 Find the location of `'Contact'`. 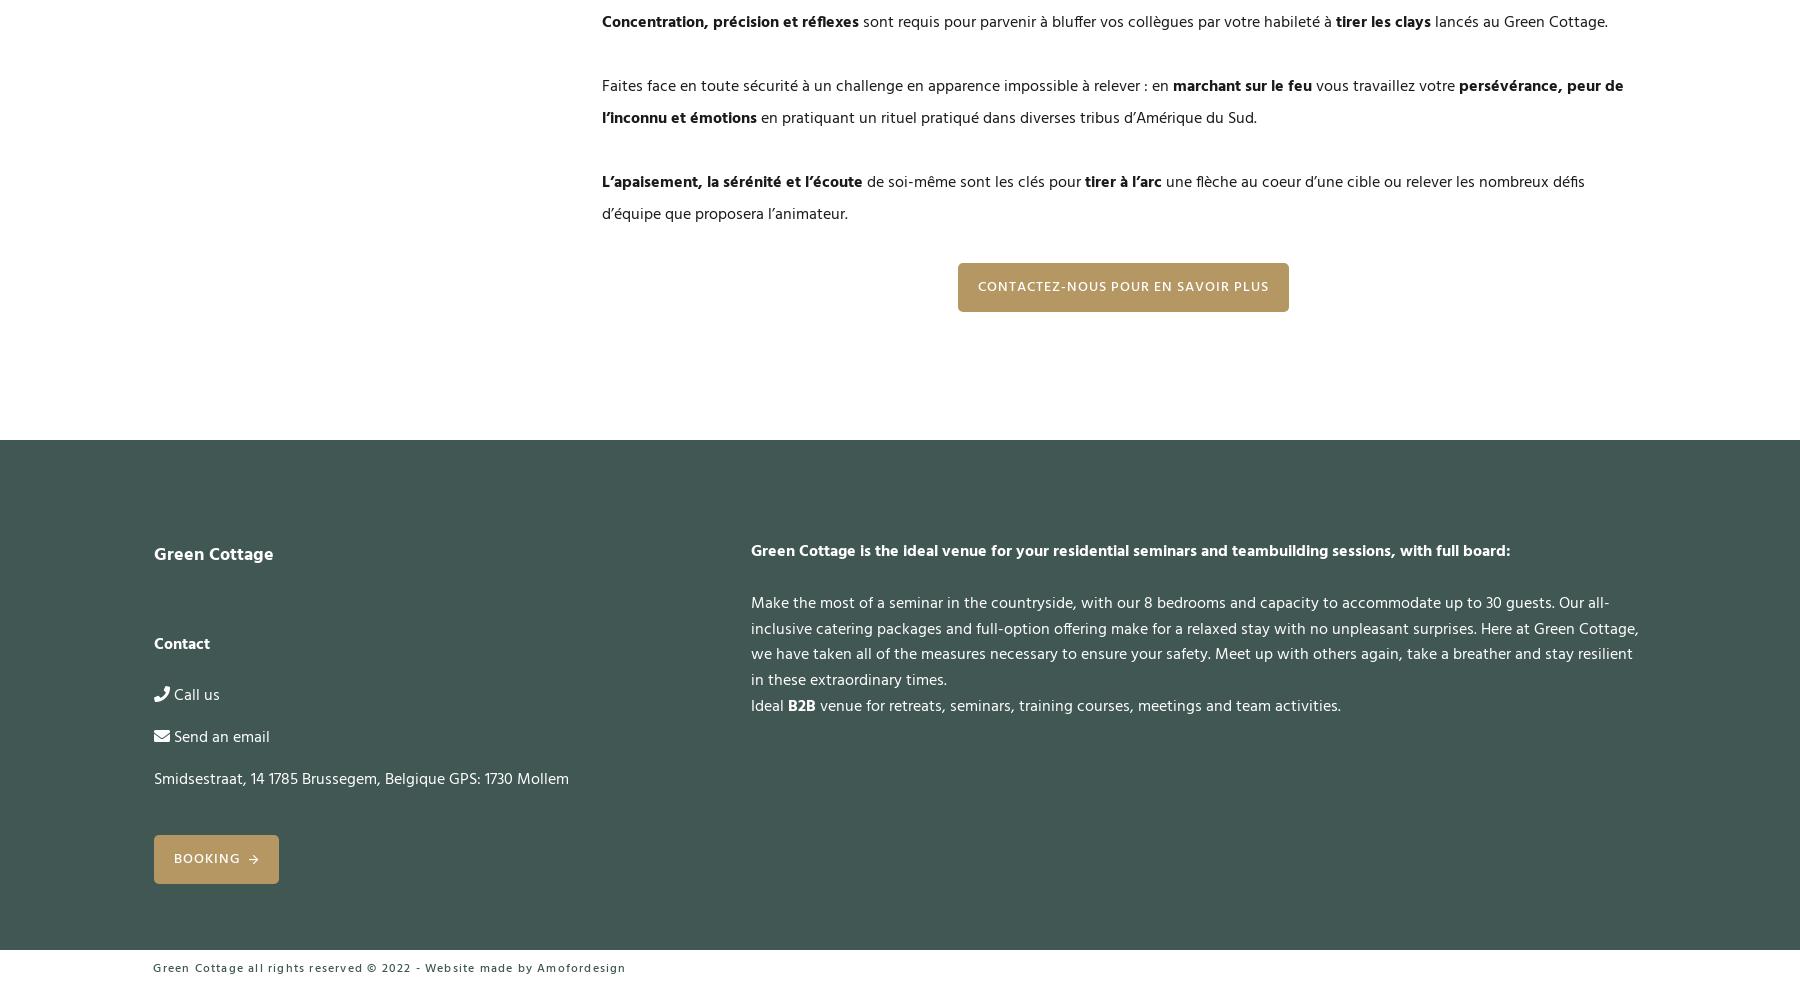

'Contact' is located at coordinates (181, 643).